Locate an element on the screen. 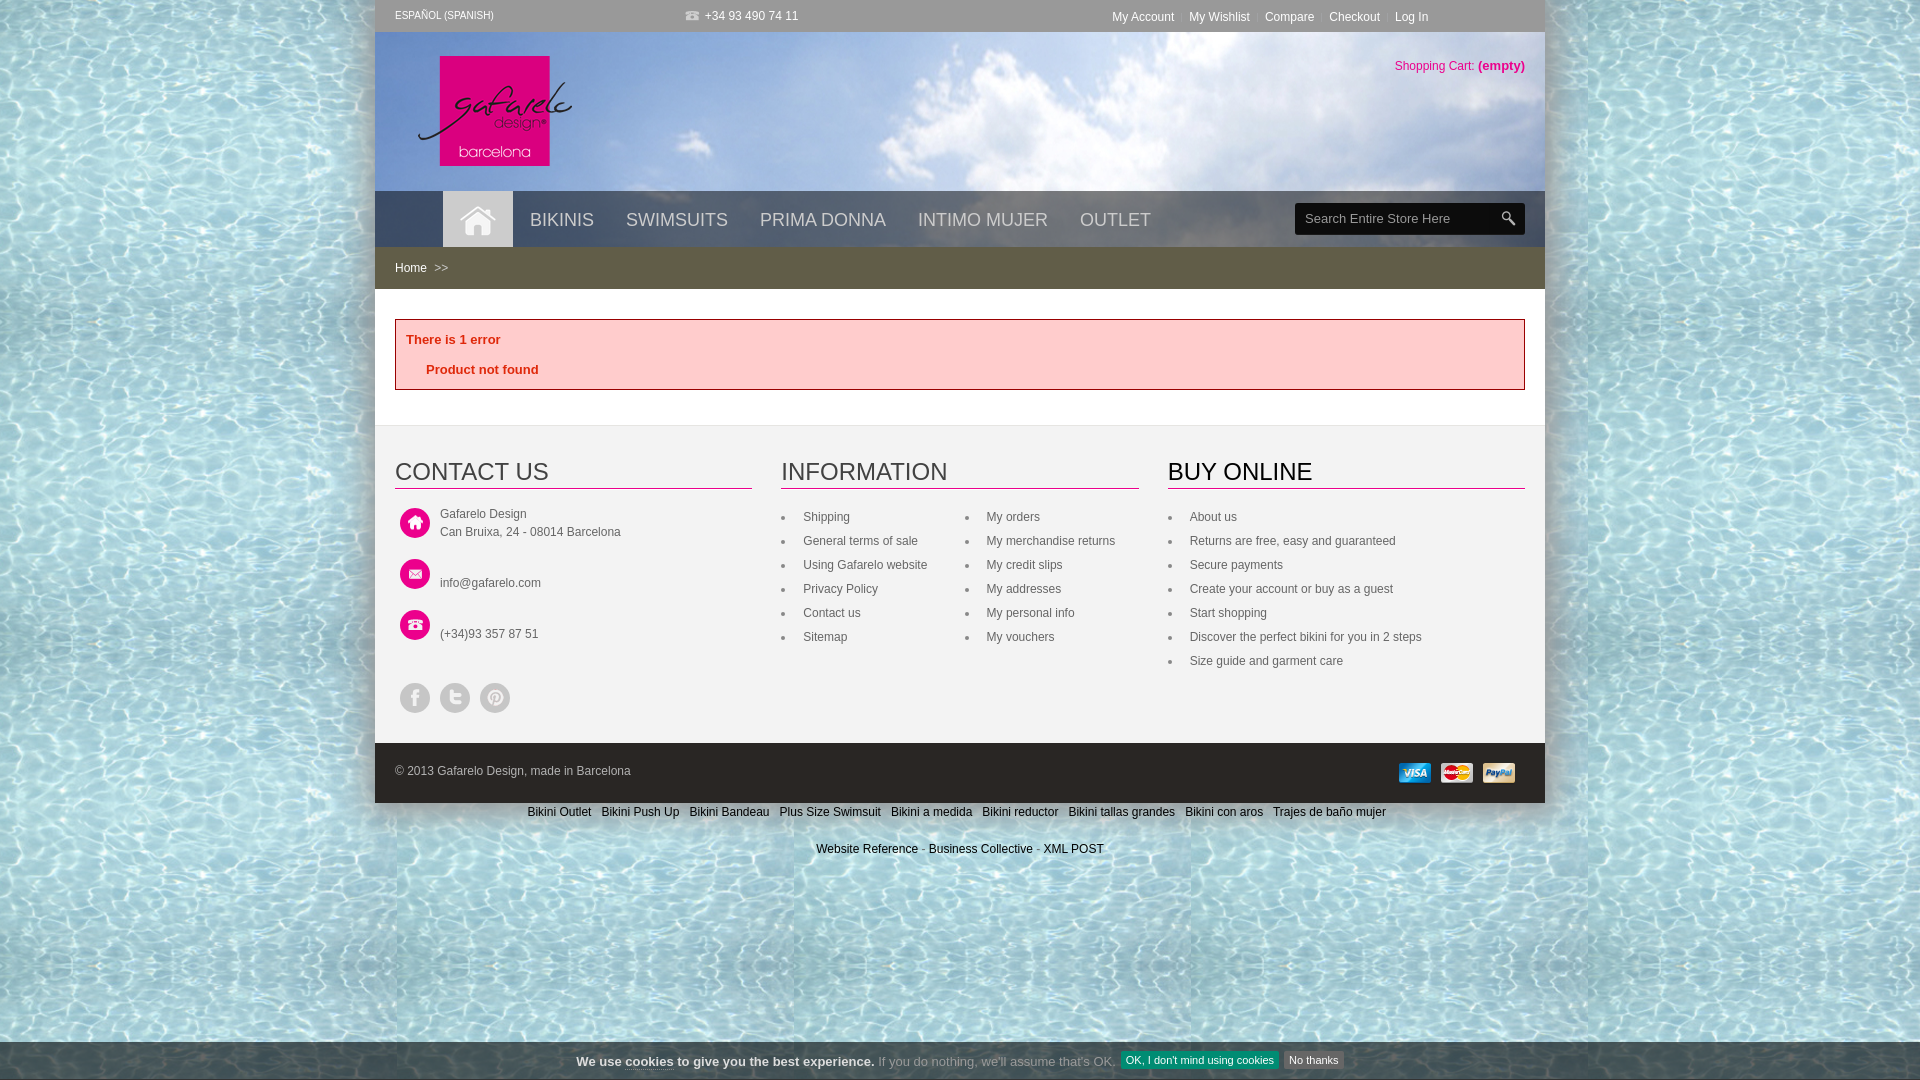 This screenshot has height=1080, width=1920. 'Start shopping' is located at coordinates (1224, 612).